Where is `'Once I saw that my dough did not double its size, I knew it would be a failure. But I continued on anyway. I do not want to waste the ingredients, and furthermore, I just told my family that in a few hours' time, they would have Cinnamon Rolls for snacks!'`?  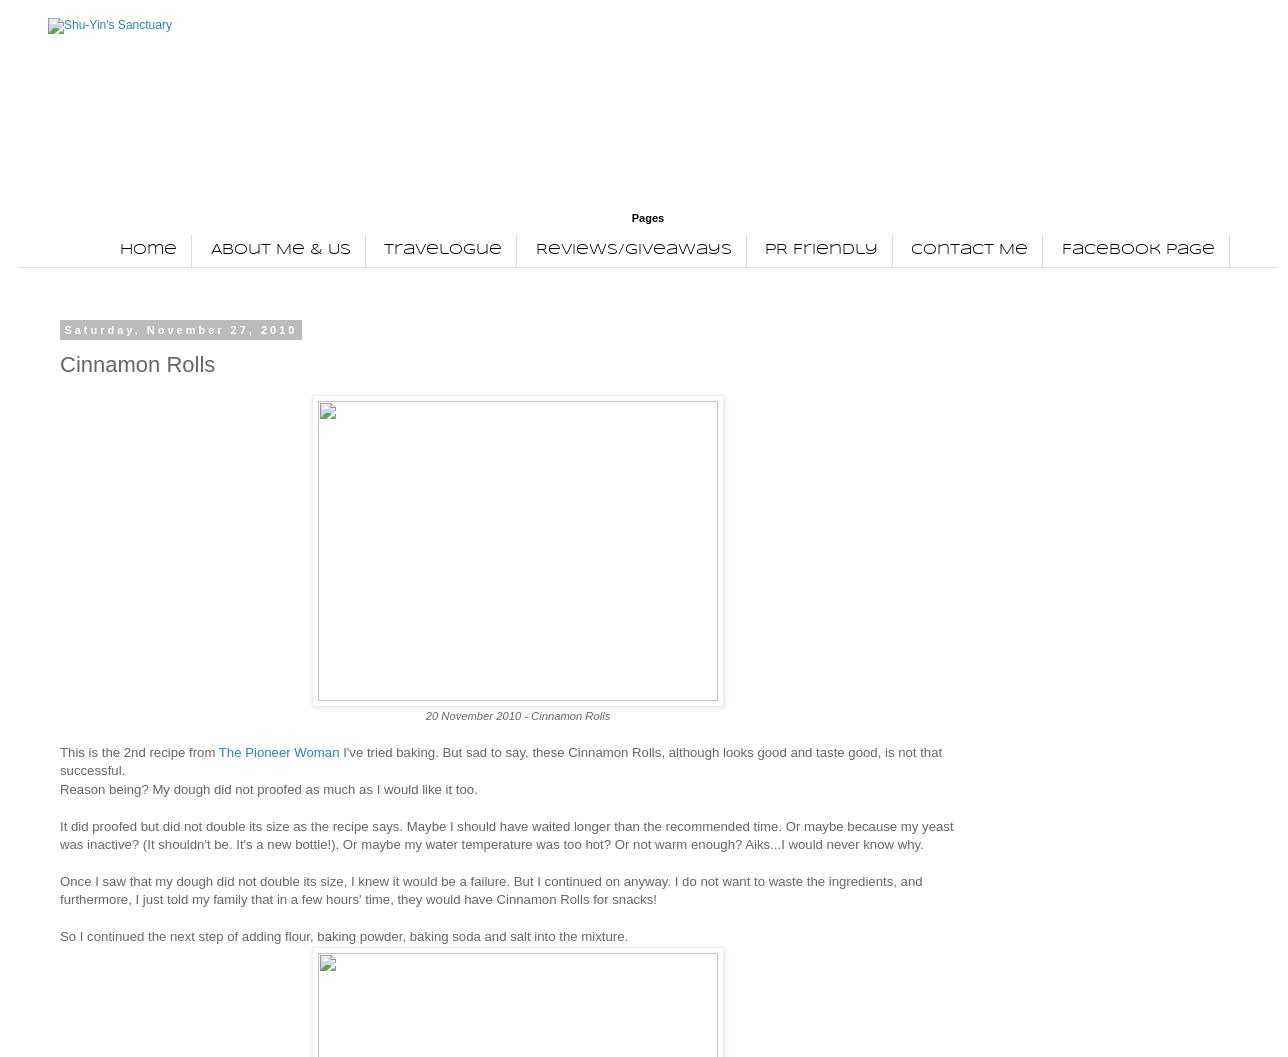 'Once I saw that my dough did not double its size, I knew it would be a failure. But I continued on anyway. I do not want to waste the ingredients, and furthermore, I just told my family that in a few hours' time, they would have Cinnamon Rolls for snacks!' is located at coordinates (60, 888).